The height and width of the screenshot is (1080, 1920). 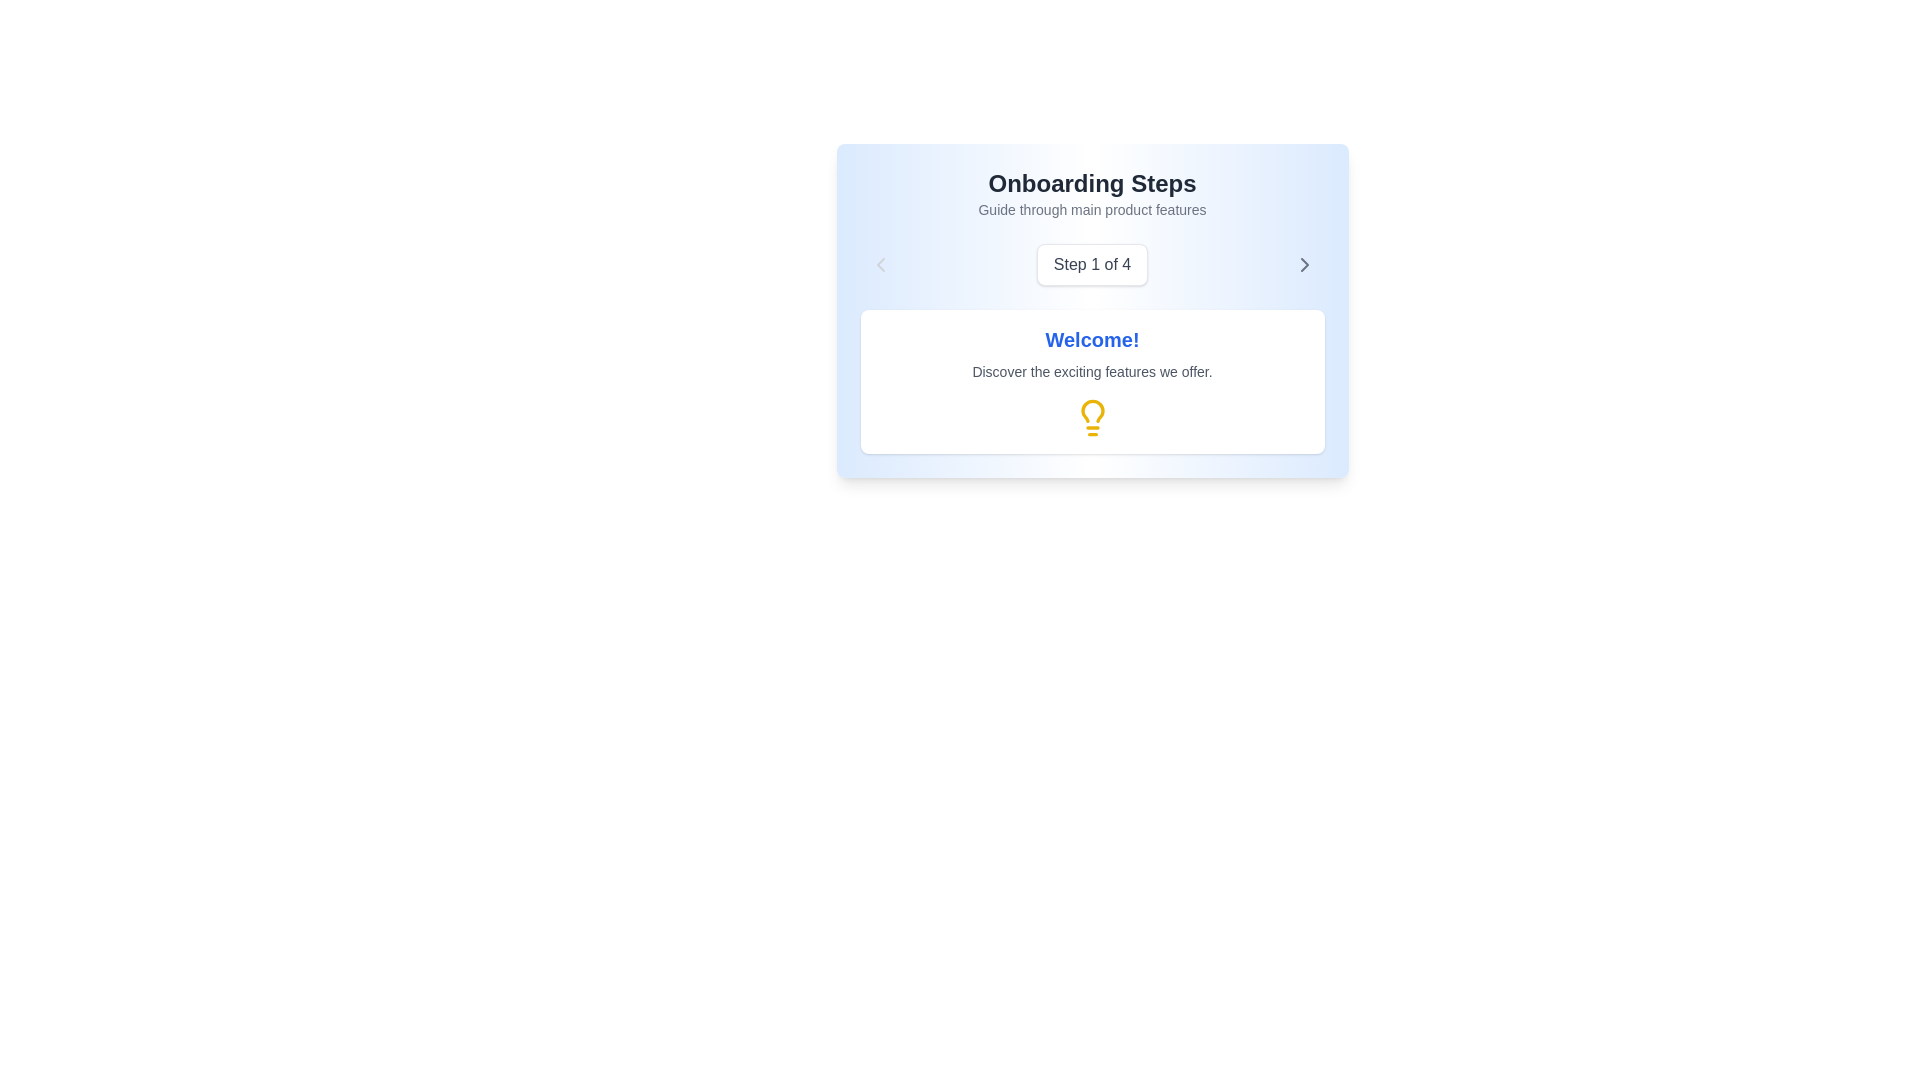 What do you see at coordinates (1091, 209) in the screenshot?
I see `text label that says 'Guide through main product features', which is styled in a small gray font and located below the title 'Onboarding Steps' in the onboarding card` at bounding box center [1091, 209].